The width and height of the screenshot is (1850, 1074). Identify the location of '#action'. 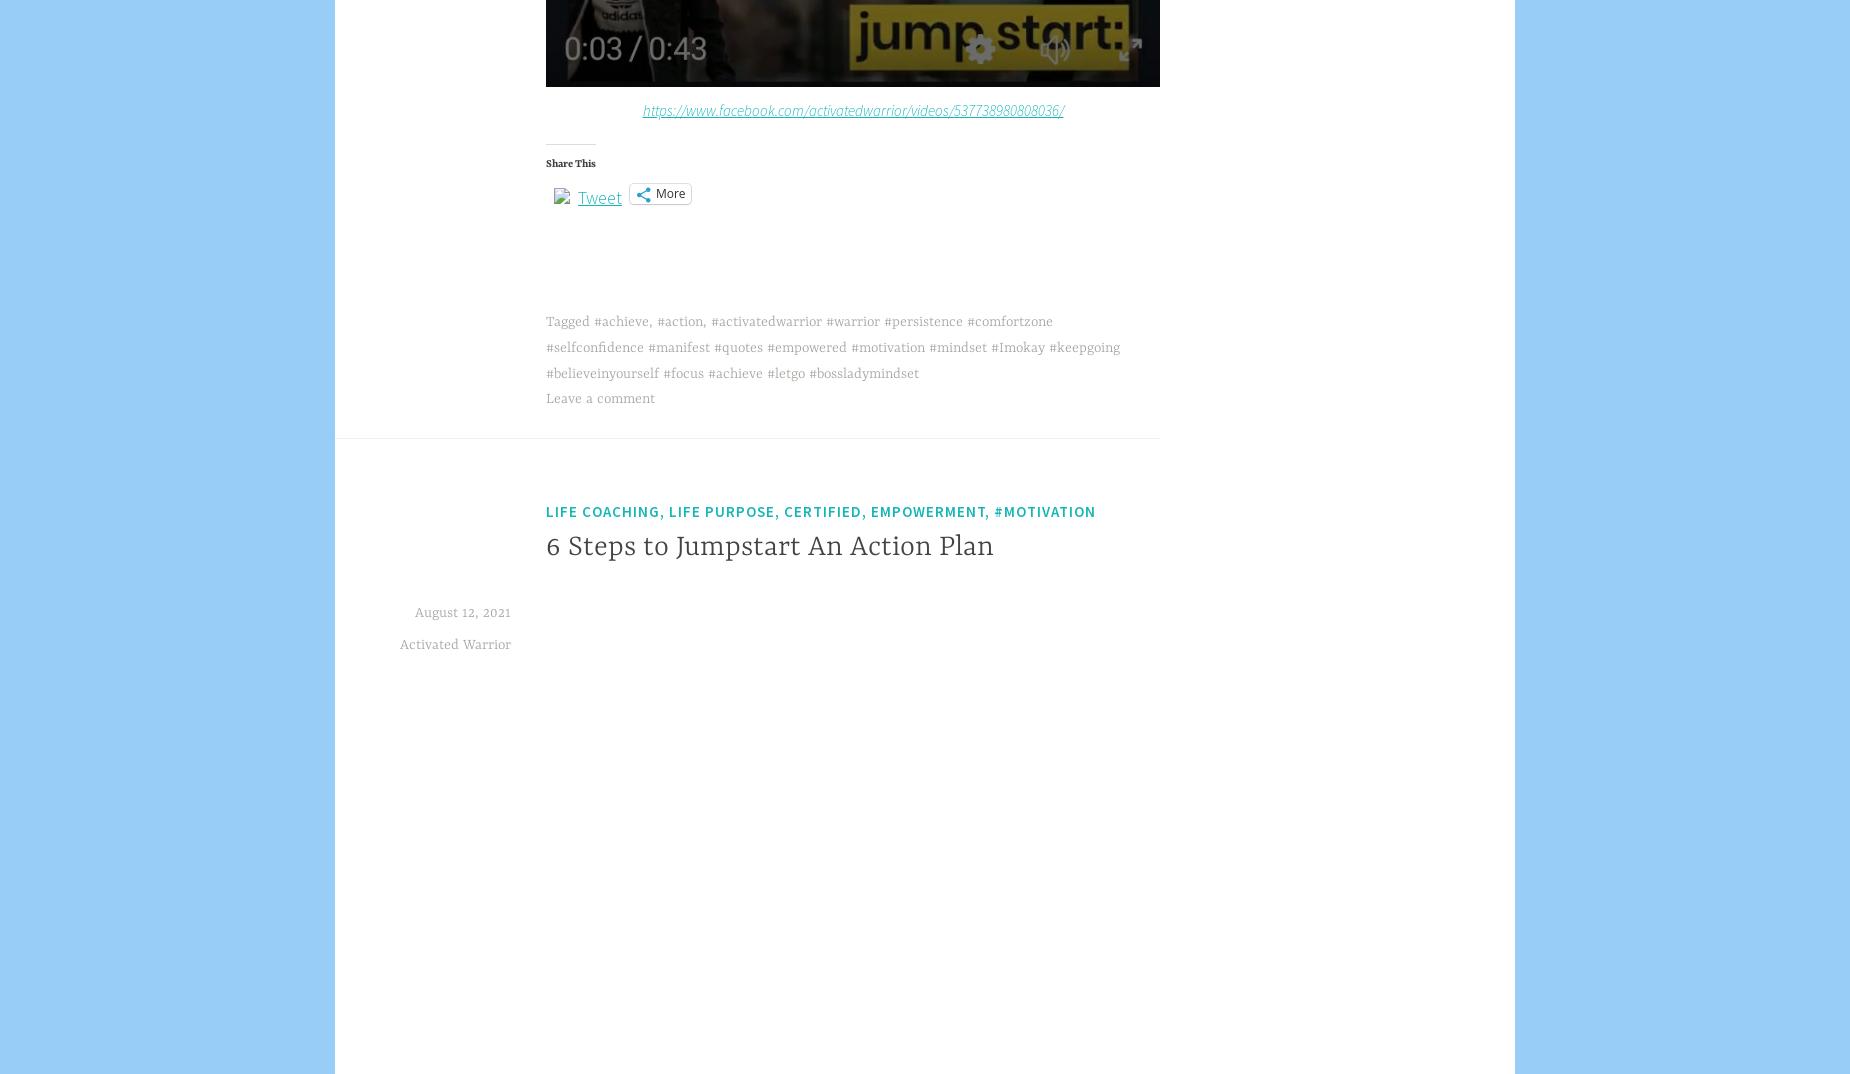
(680, 321).